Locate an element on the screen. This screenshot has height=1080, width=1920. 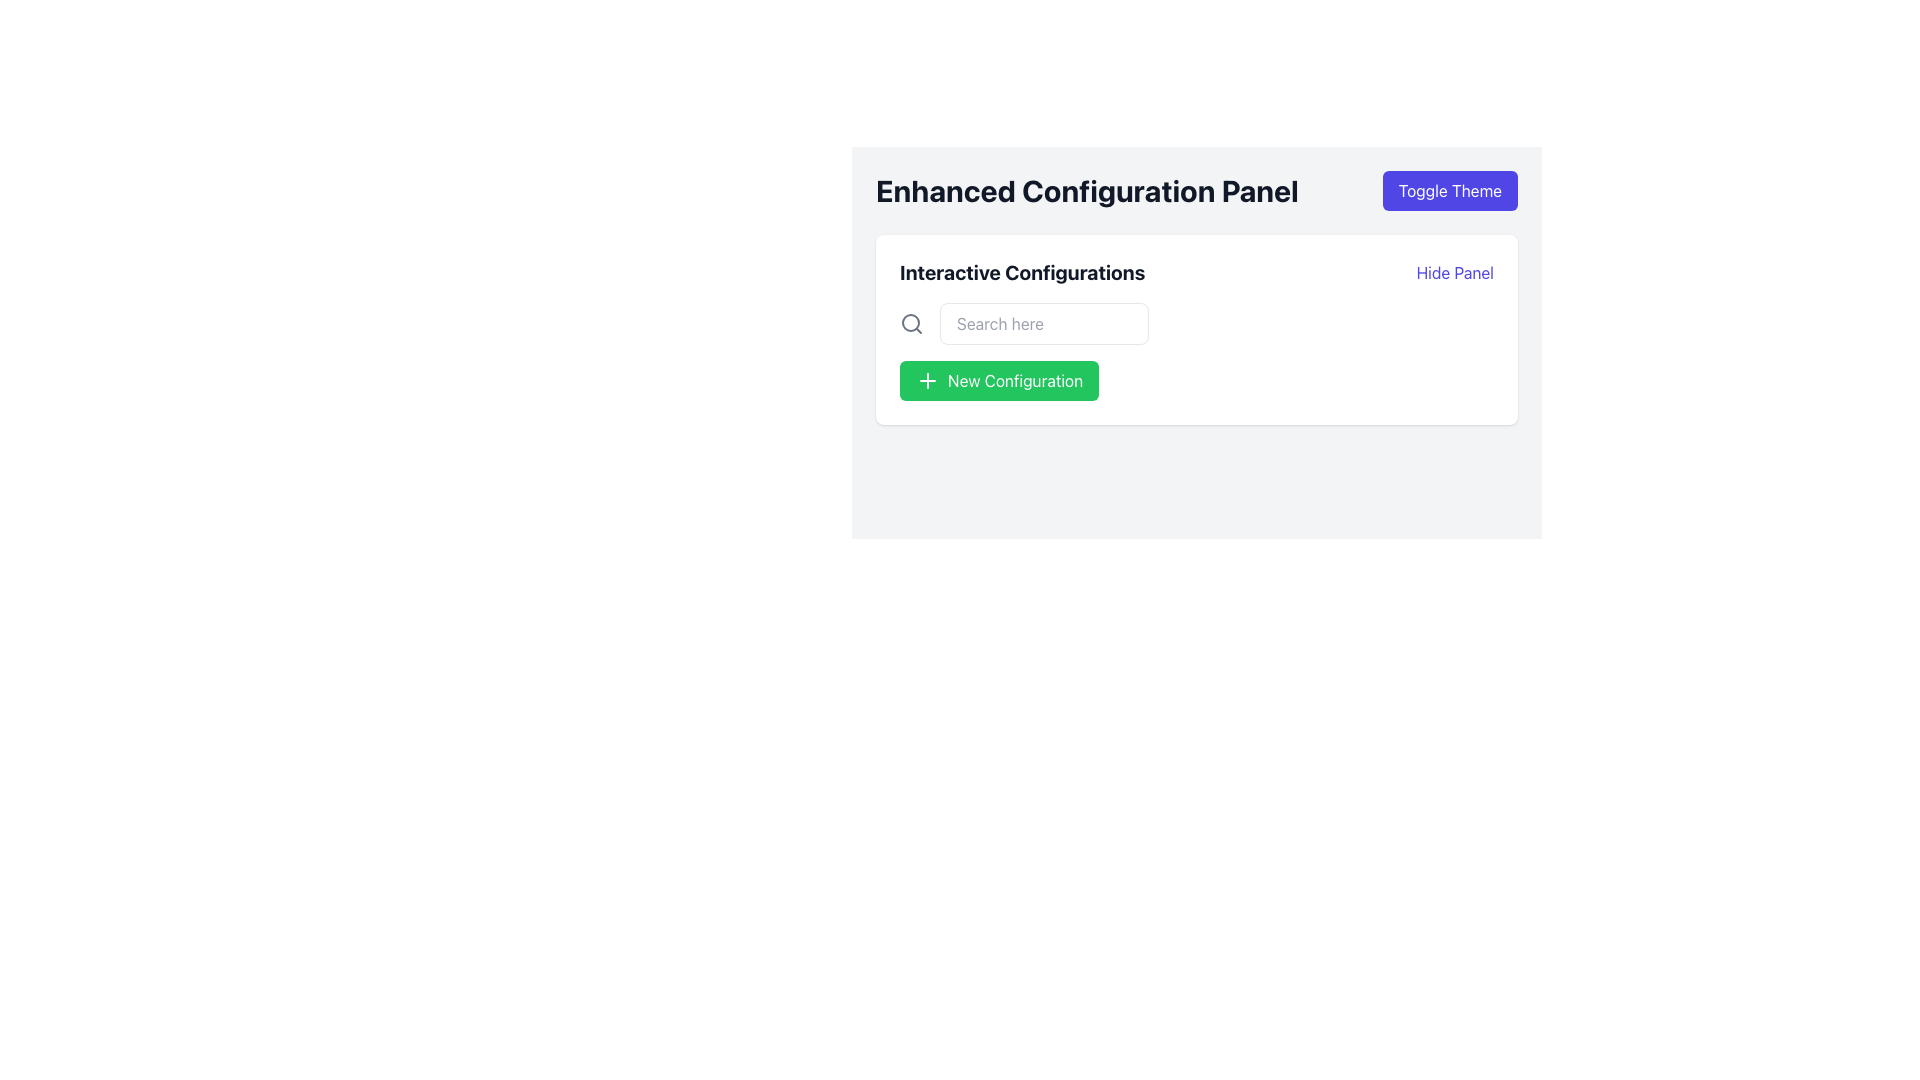
the 'New Configuration' button which features an icon for adding or creating something new, located on the left side of the button is located at coordinates (926, 381).